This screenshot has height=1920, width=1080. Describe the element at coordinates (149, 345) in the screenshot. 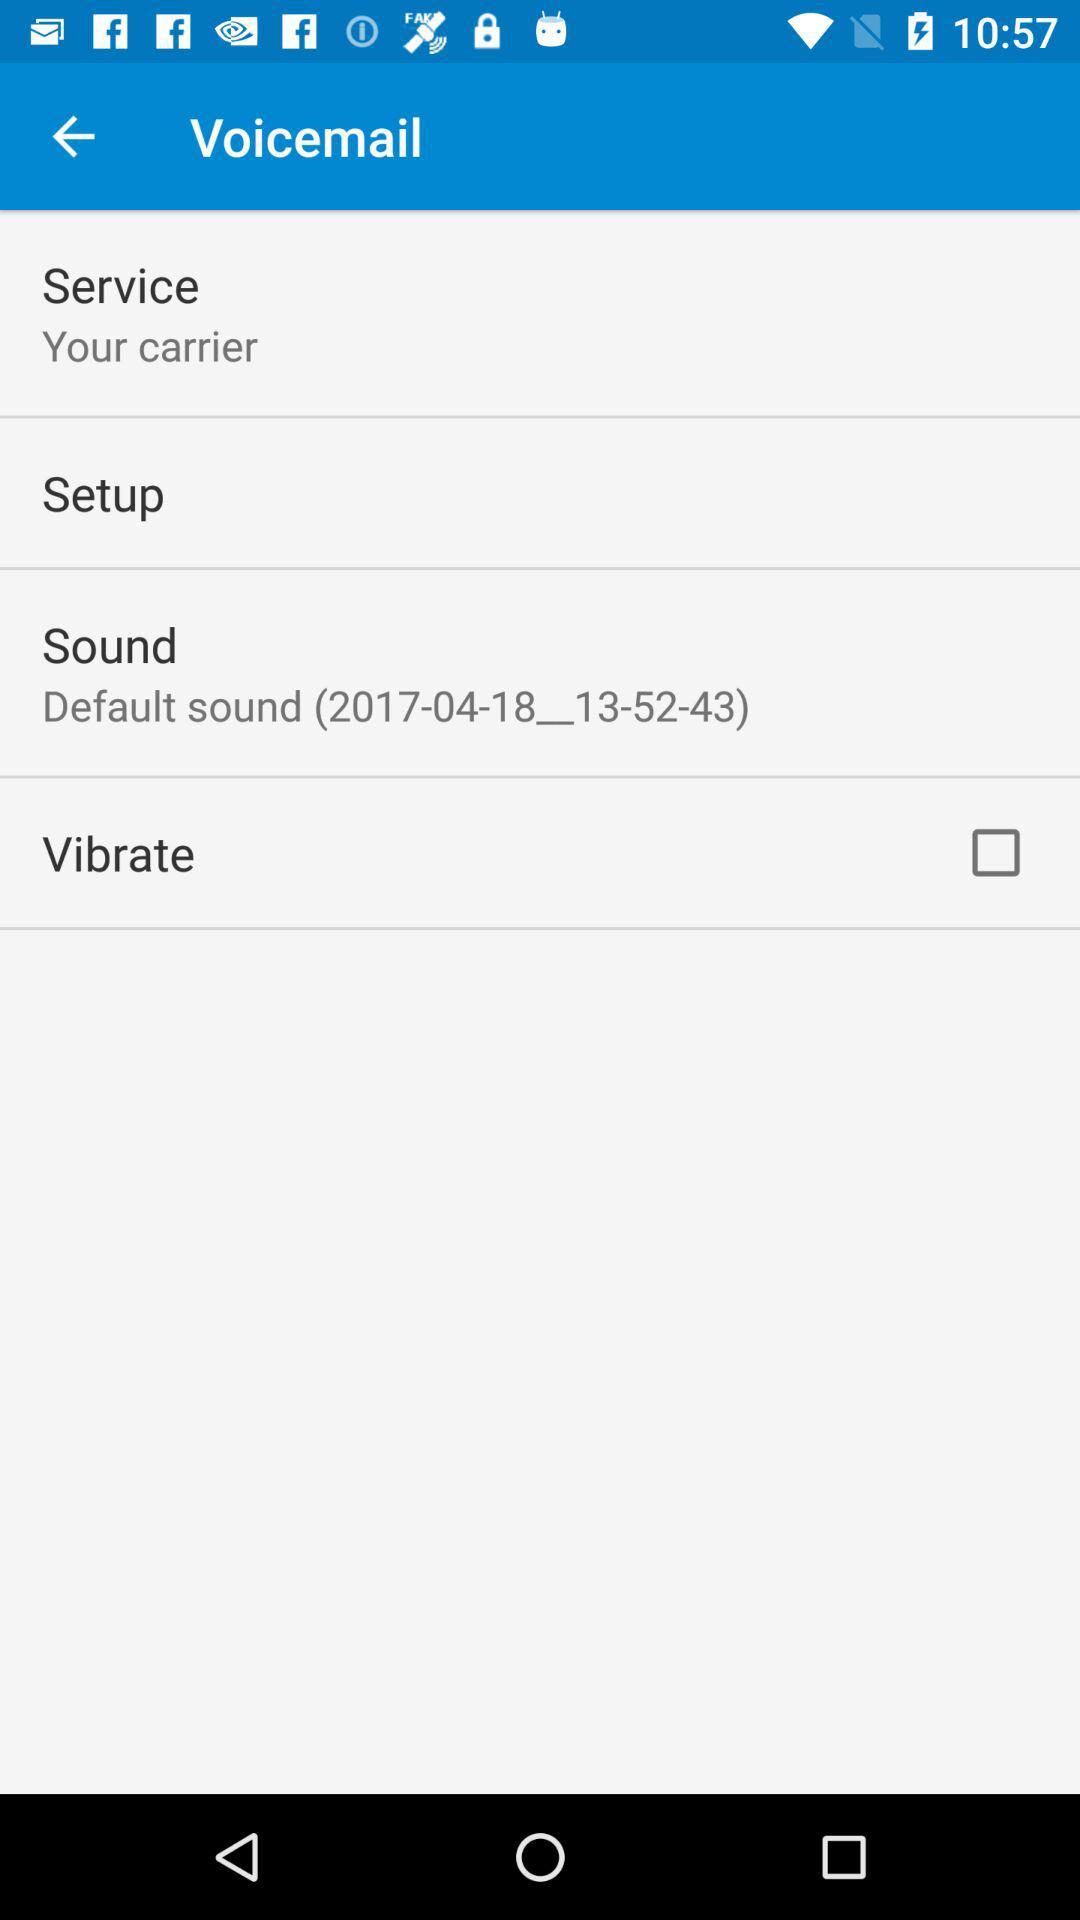

I see `your carrier icon` at that location.